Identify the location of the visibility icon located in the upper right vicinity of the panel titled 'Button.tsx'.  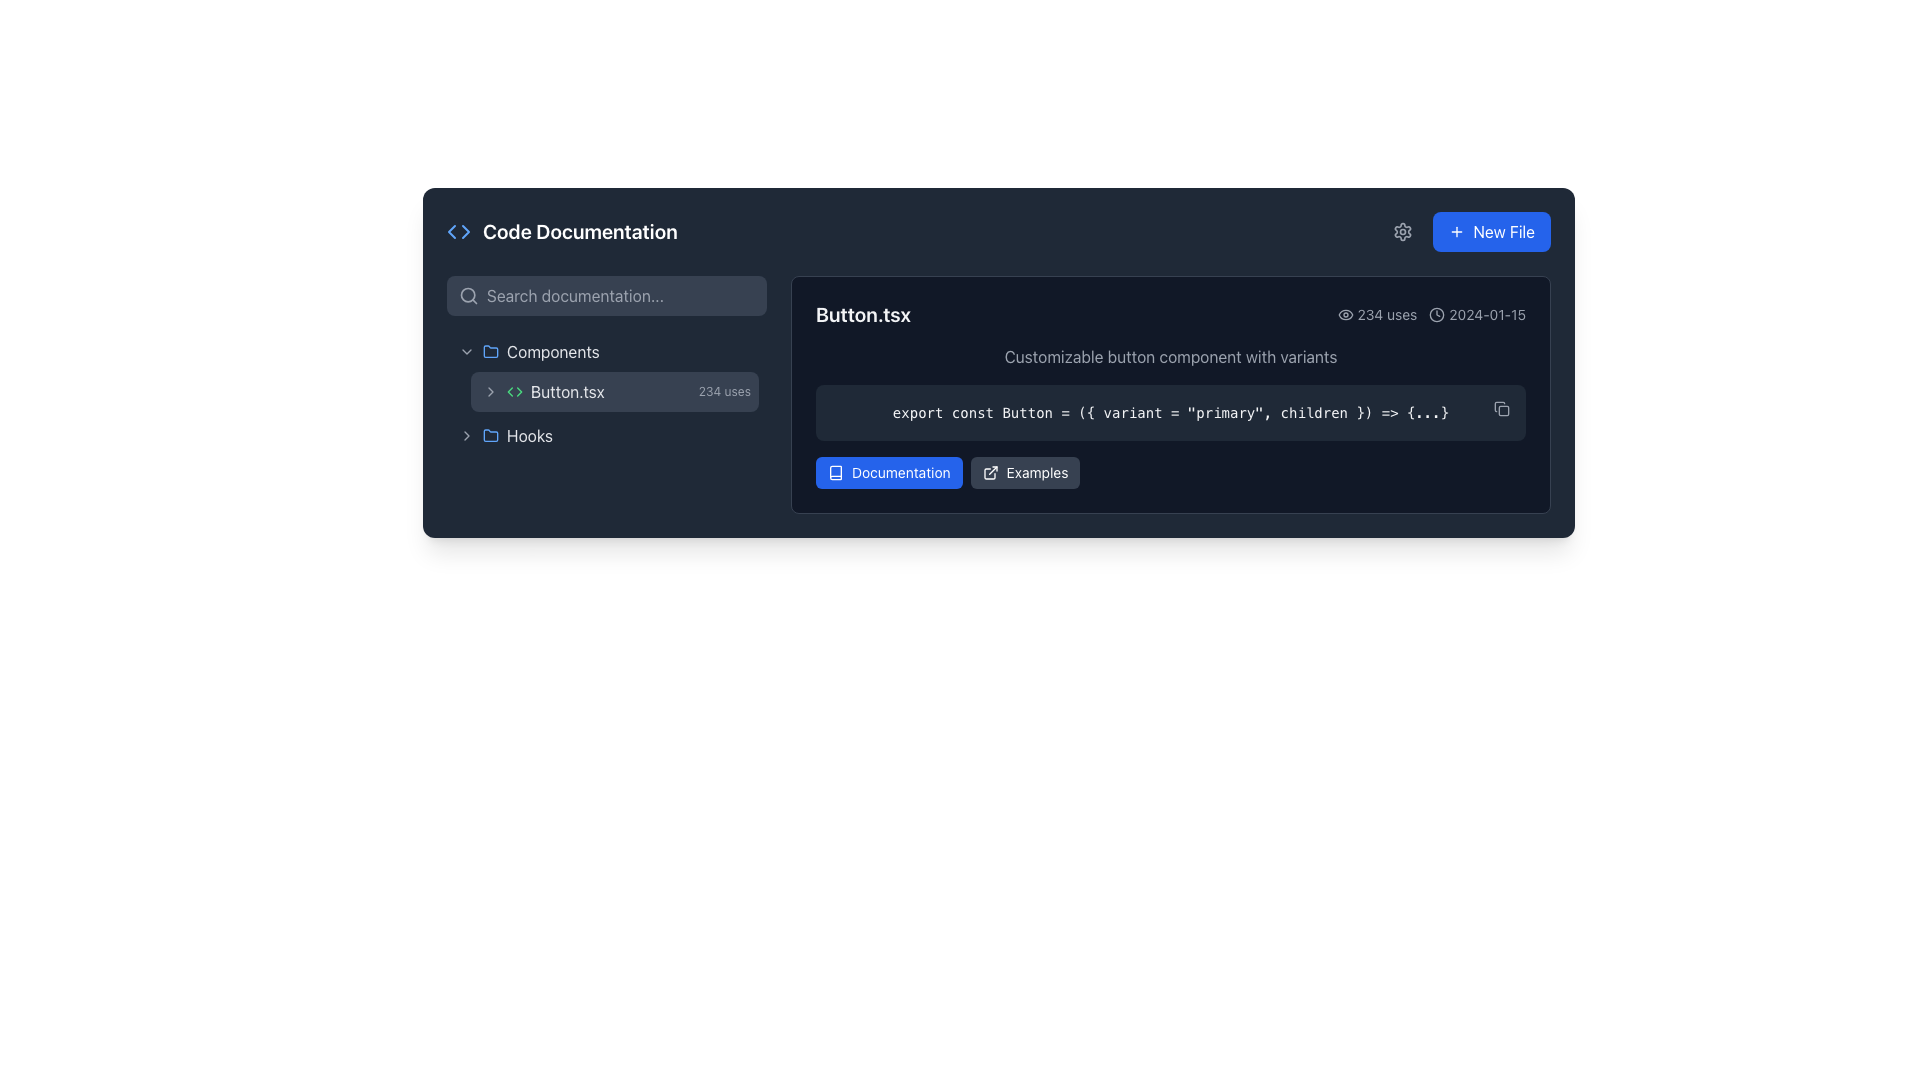
(1345, 315).